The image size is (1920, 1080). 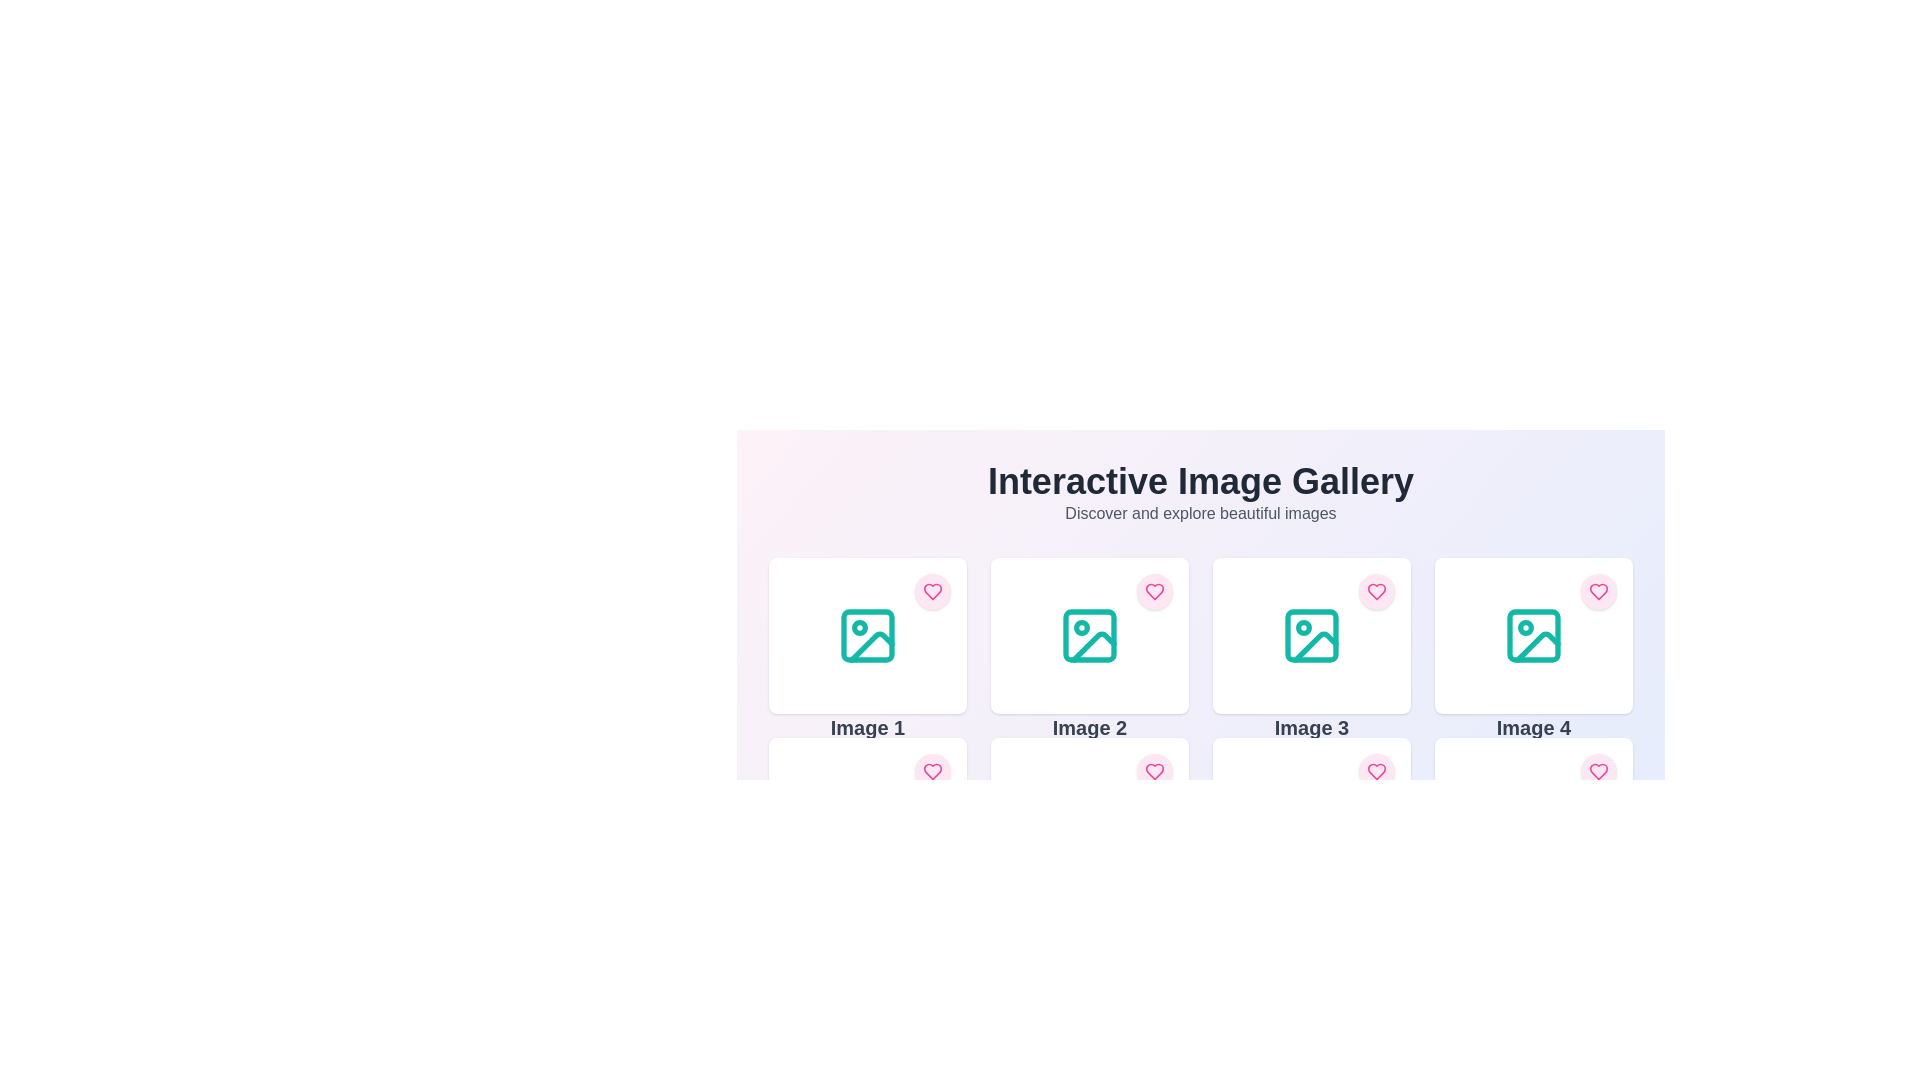 I want to click on SVG rectangle element that represents an image placeholder, located at the center of the third image card in the top row of the gallery interface, so click(x=1311, y=636).